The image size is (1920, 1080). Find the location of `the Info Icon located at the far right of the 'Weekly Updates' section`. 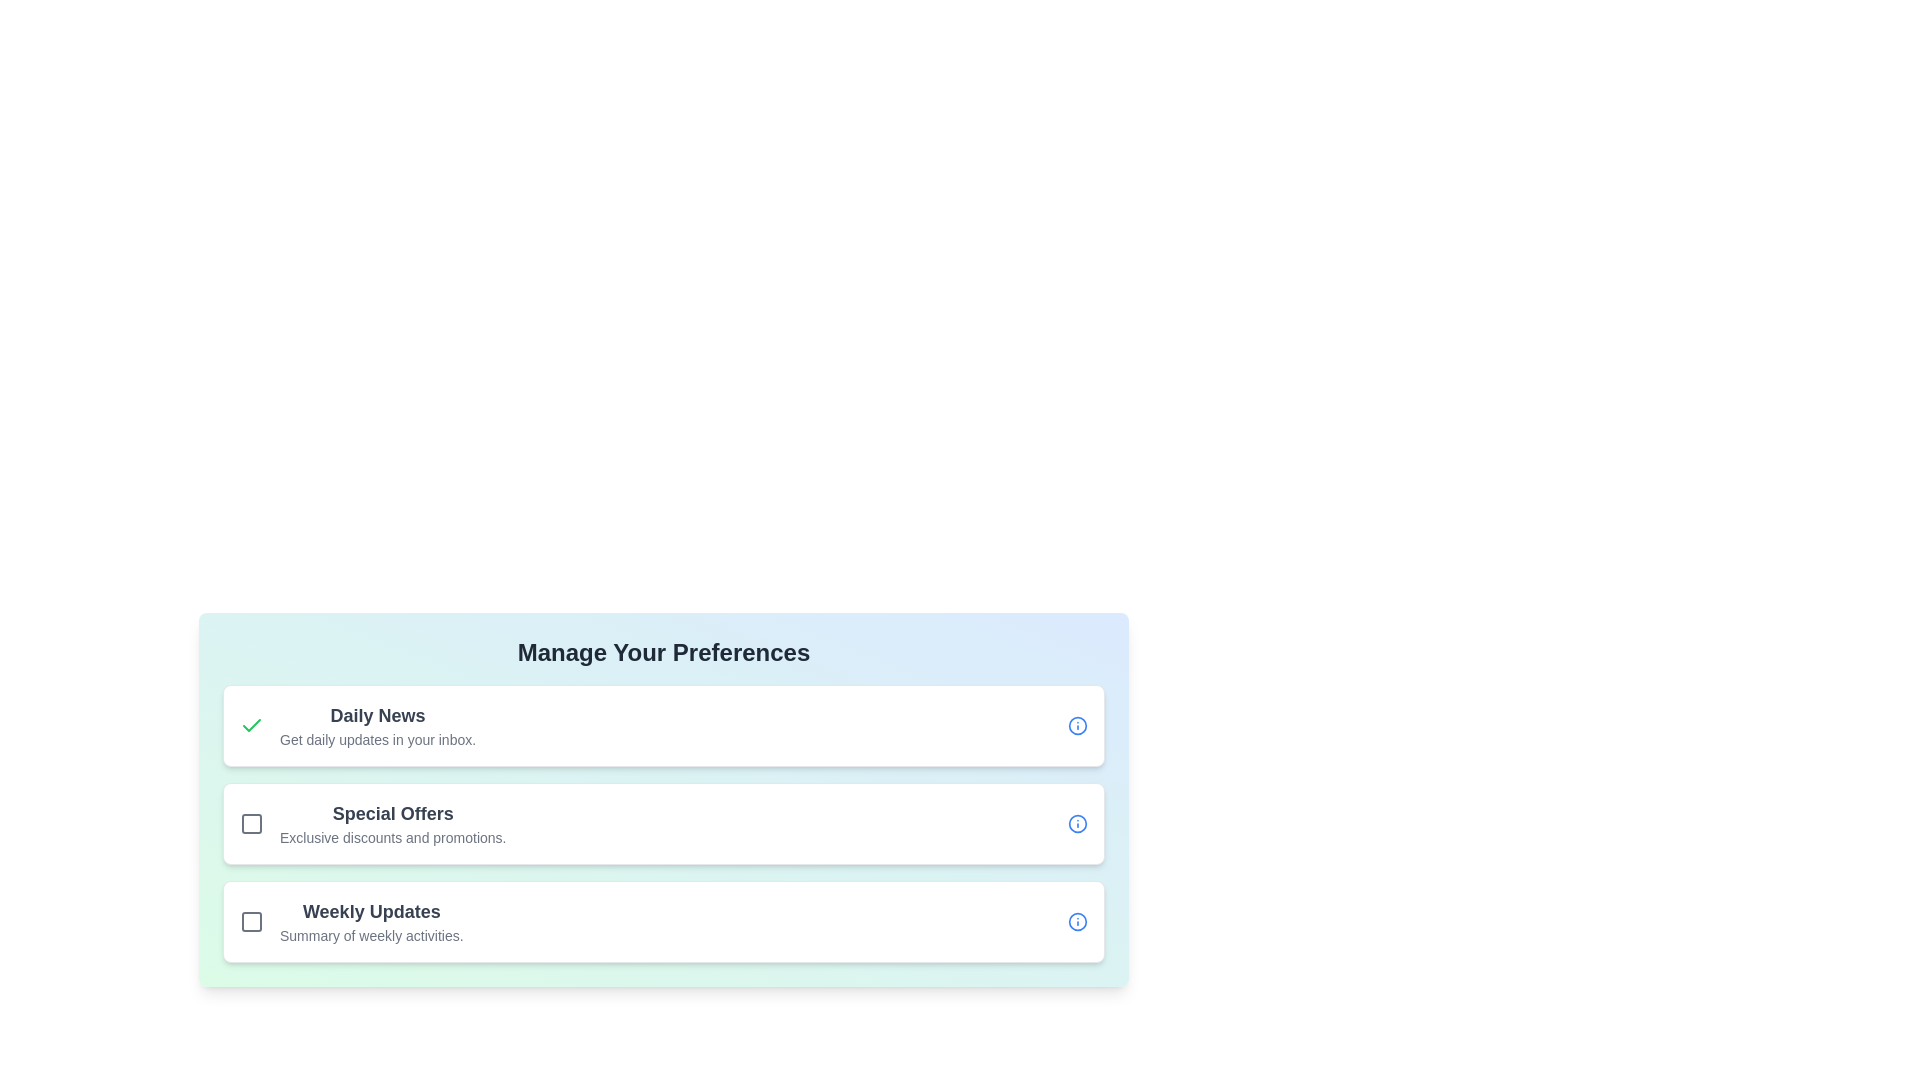

the Info Icon located at the far right of the 'Weekly Updates' section is located at coordinates (1077, 921).